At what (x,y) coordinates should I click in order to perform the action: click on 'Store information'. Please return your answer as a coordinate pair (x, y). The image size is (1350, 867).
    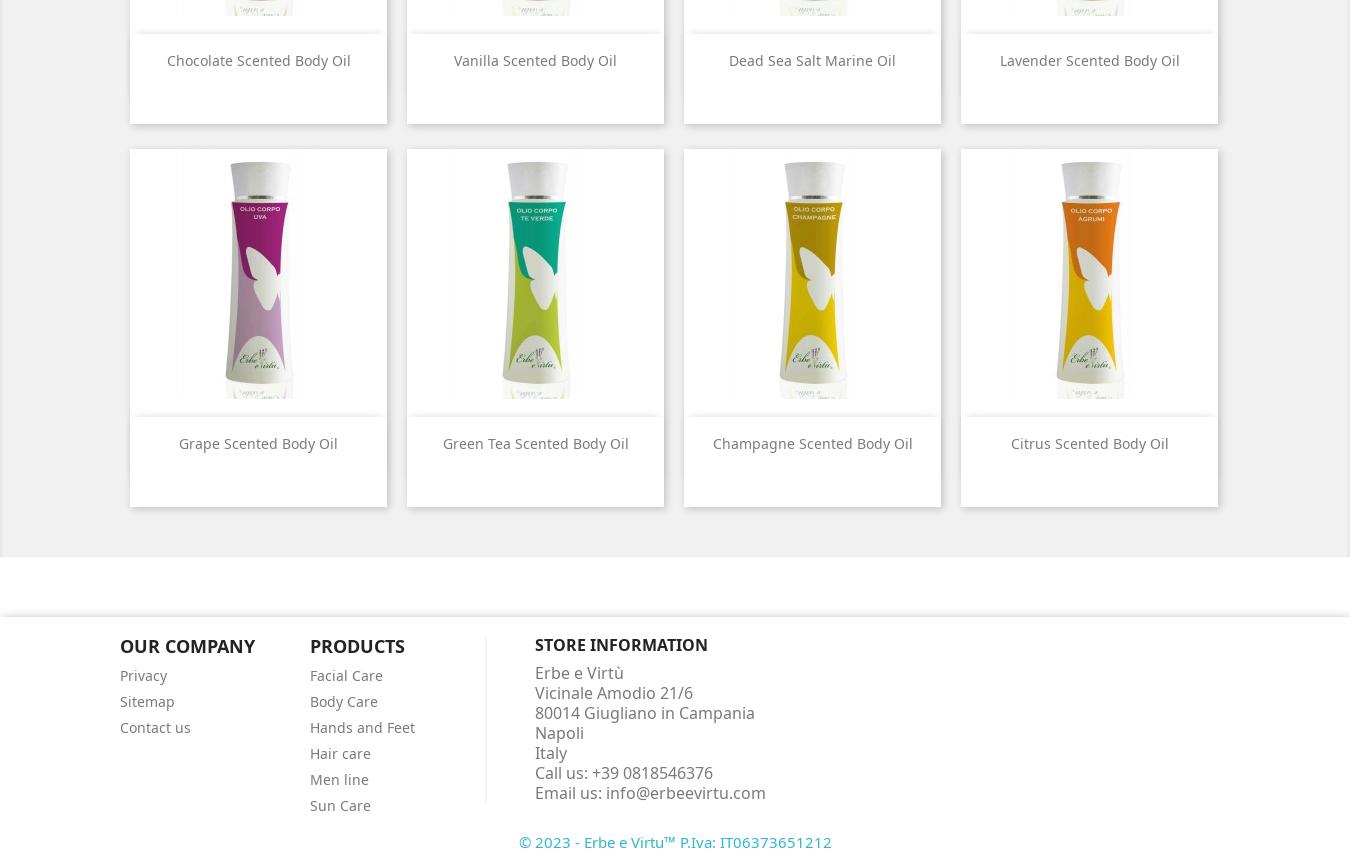
    Looking at the image, I should click on (620, 643).